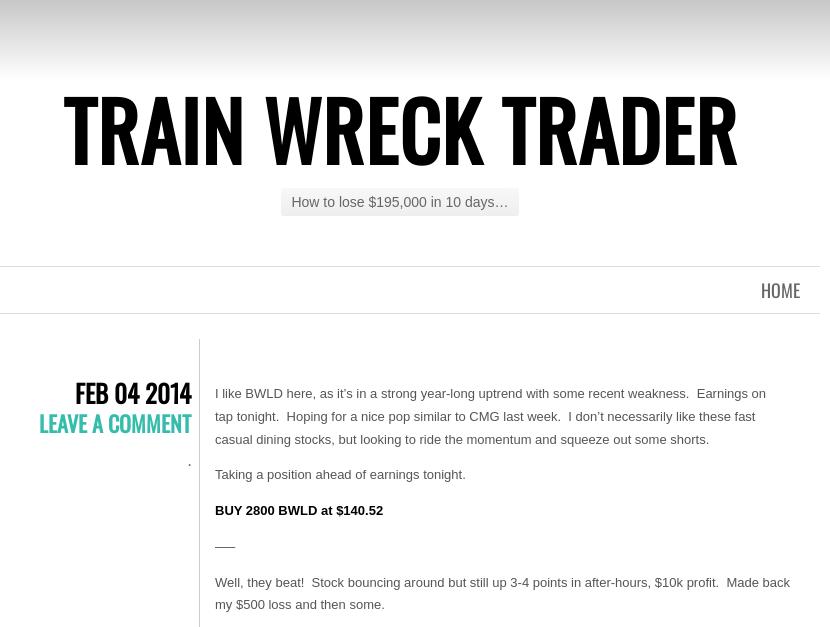  I want to click on '.', so click(187, 458).